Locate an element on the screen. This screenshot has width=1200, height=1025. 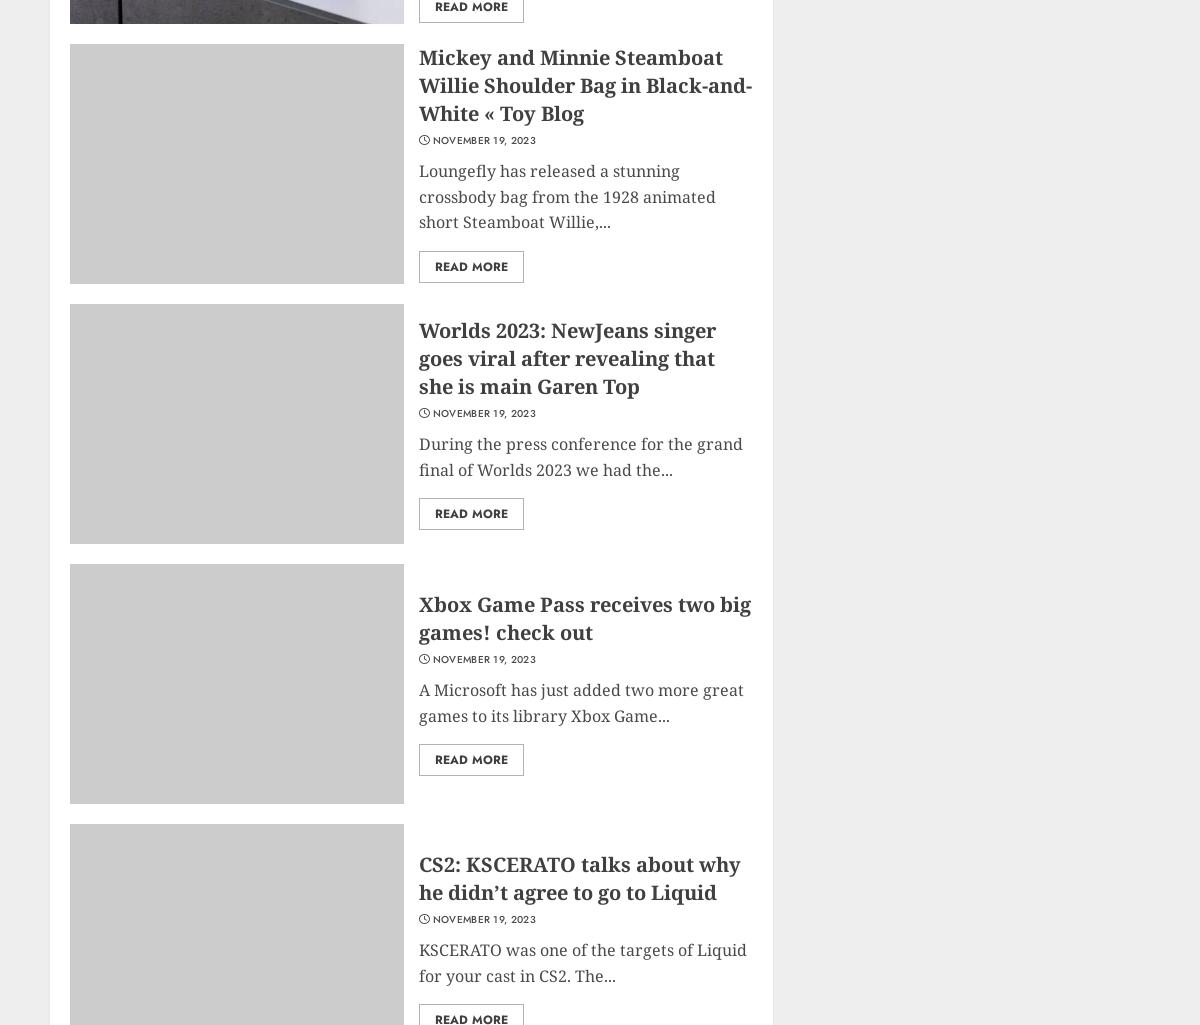
'Xbox Game Pass receives two big games!  check out' is located at coordinates (419, 617).